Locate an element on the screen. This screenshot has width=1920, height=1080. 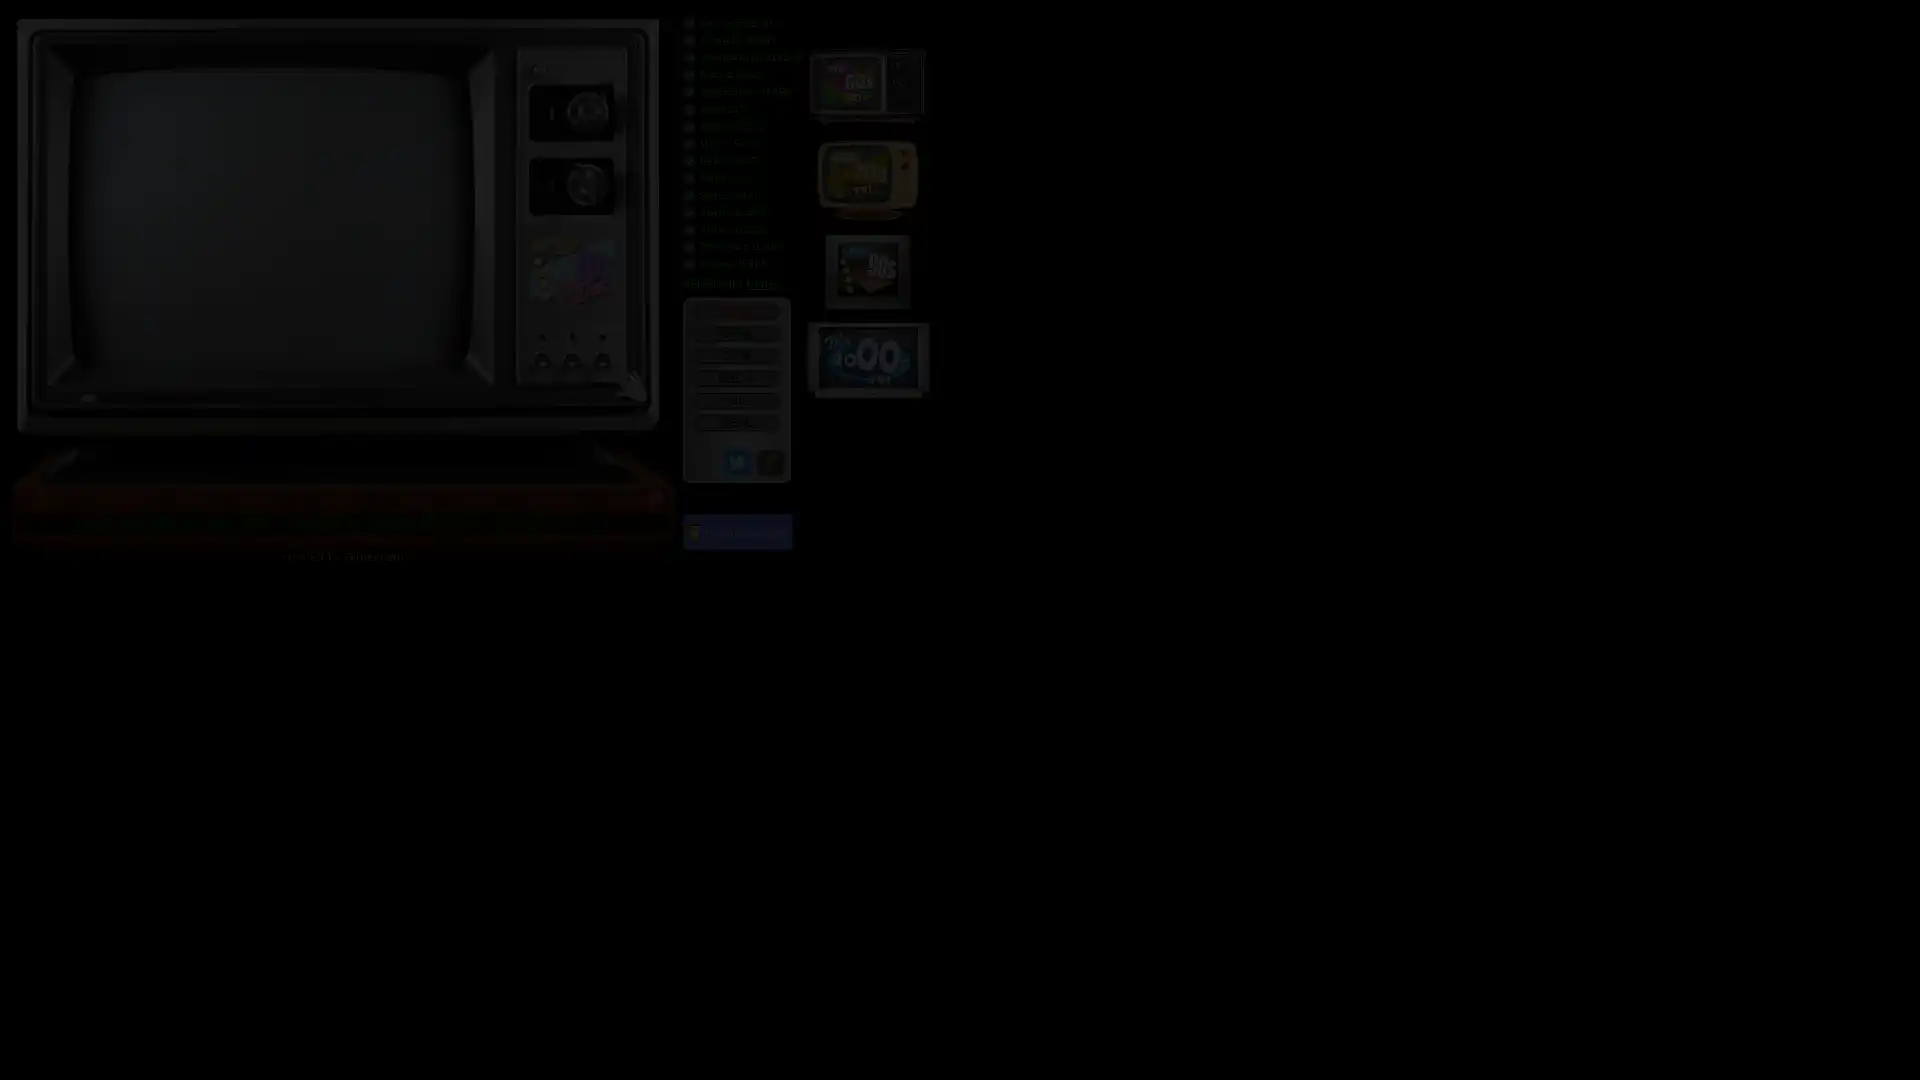
CH is located at coordinates (734, 331).